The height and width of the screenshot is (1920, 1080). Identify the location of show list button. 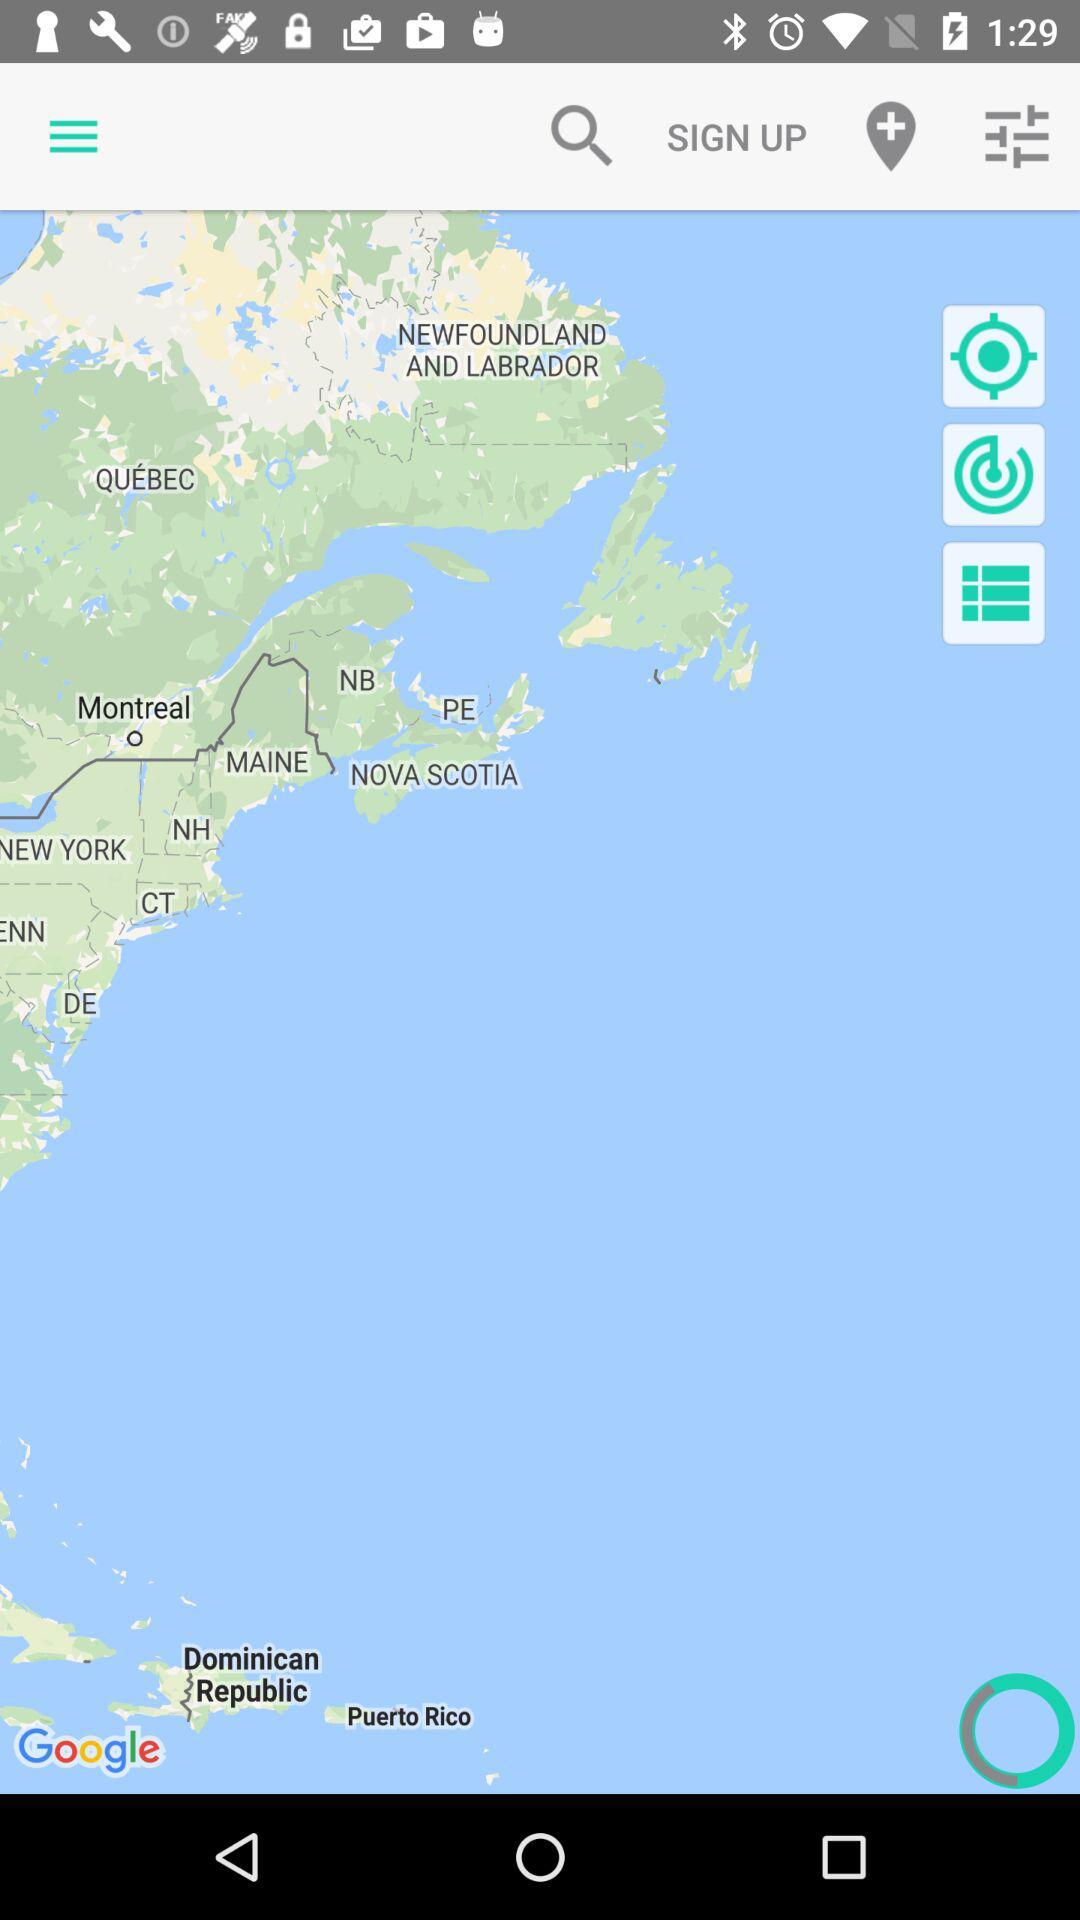
(993, 592).